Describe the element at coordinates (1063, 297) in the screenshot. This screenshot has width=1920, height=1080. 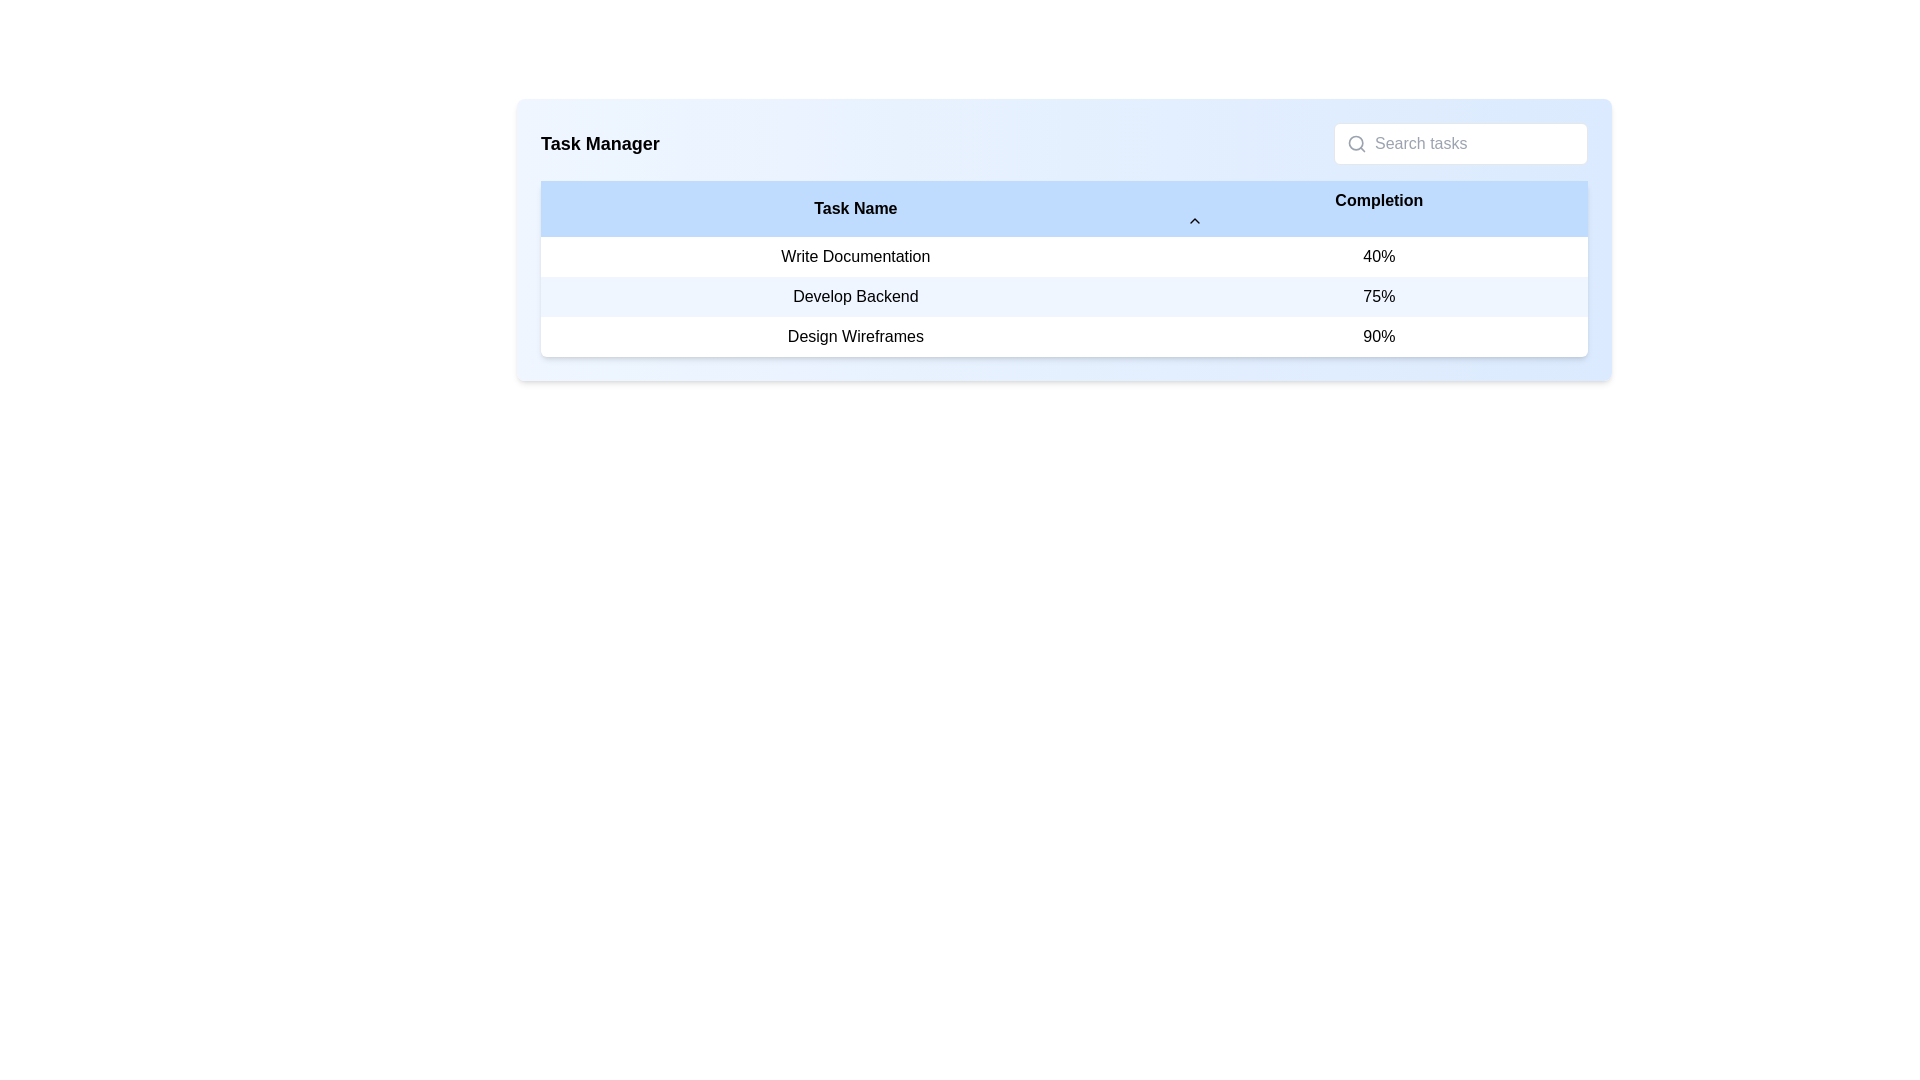
I see `on the second row of the table with a light blue background that contains the task 'Develop Backend' and its completion status '75%'` at that location.